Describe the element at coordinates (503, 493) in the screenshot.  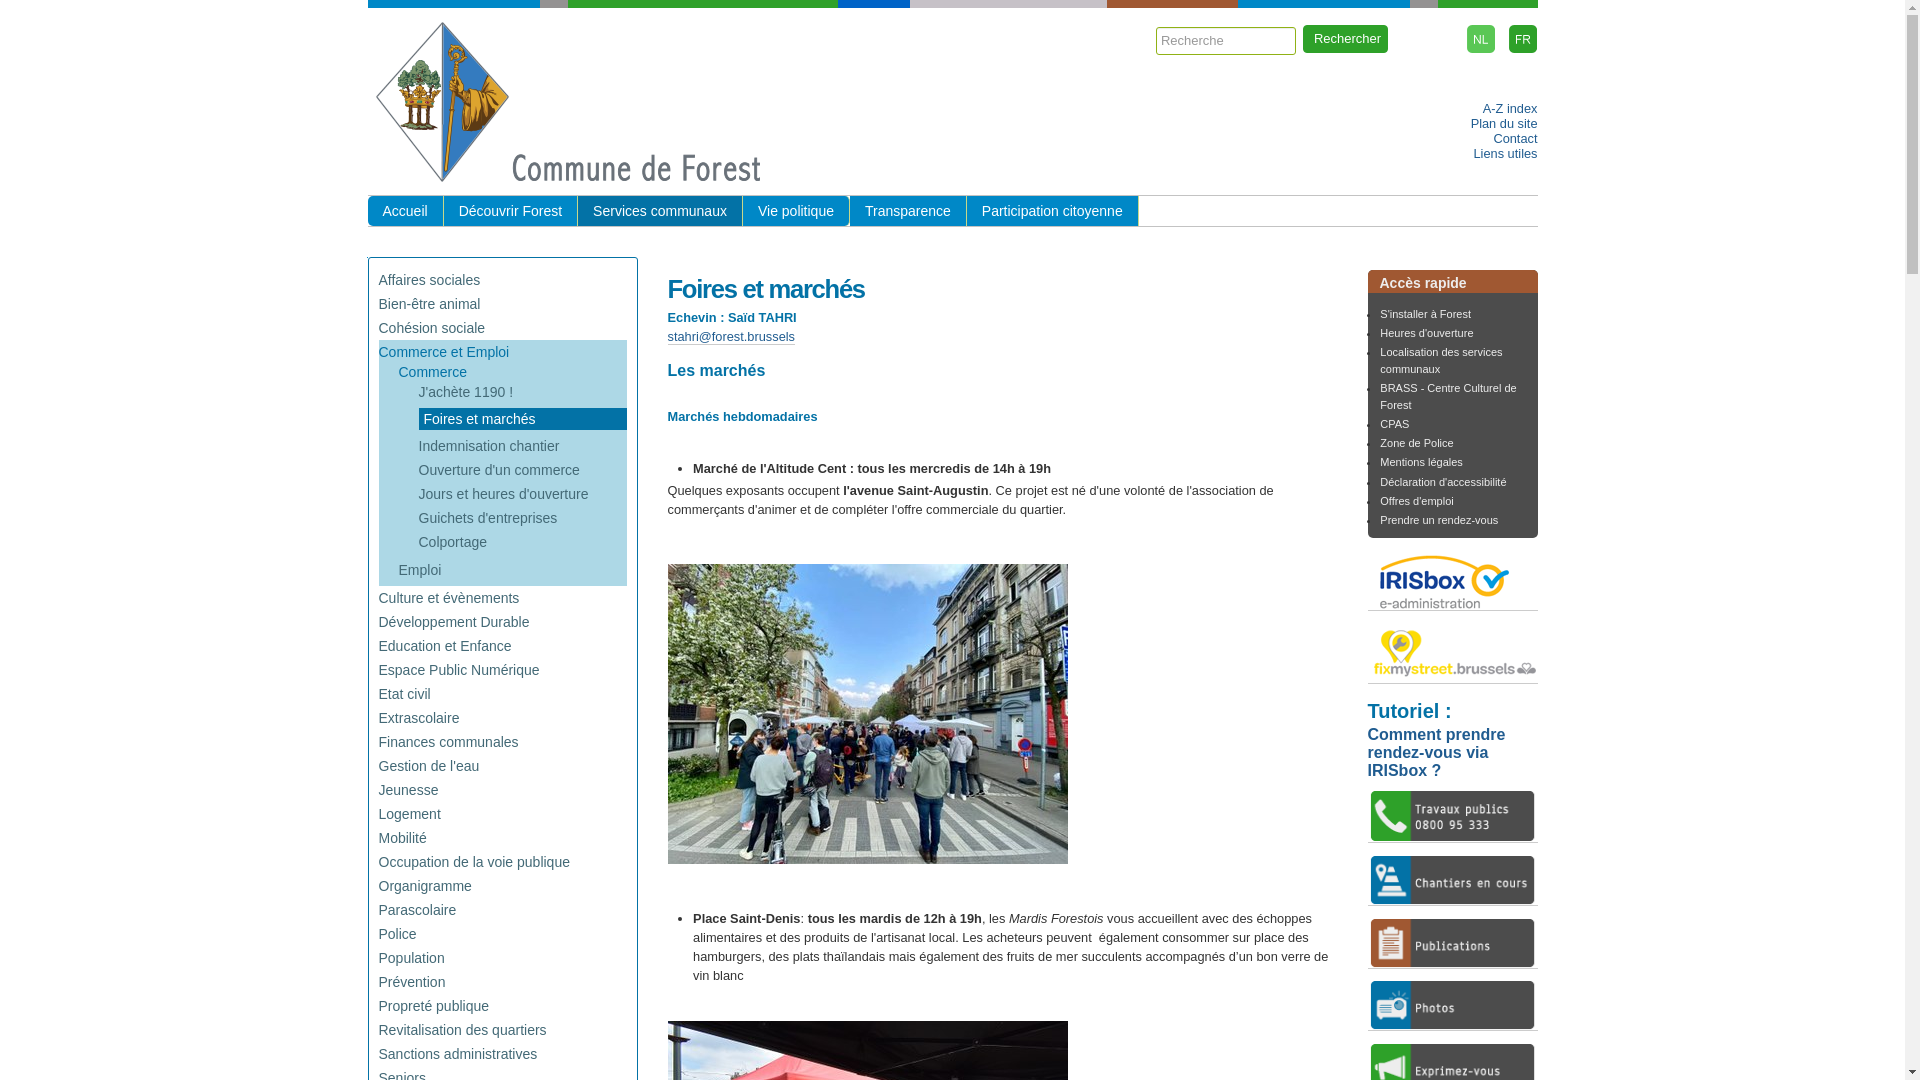
I see `'Jours et heures d'ouverture'` at that location.